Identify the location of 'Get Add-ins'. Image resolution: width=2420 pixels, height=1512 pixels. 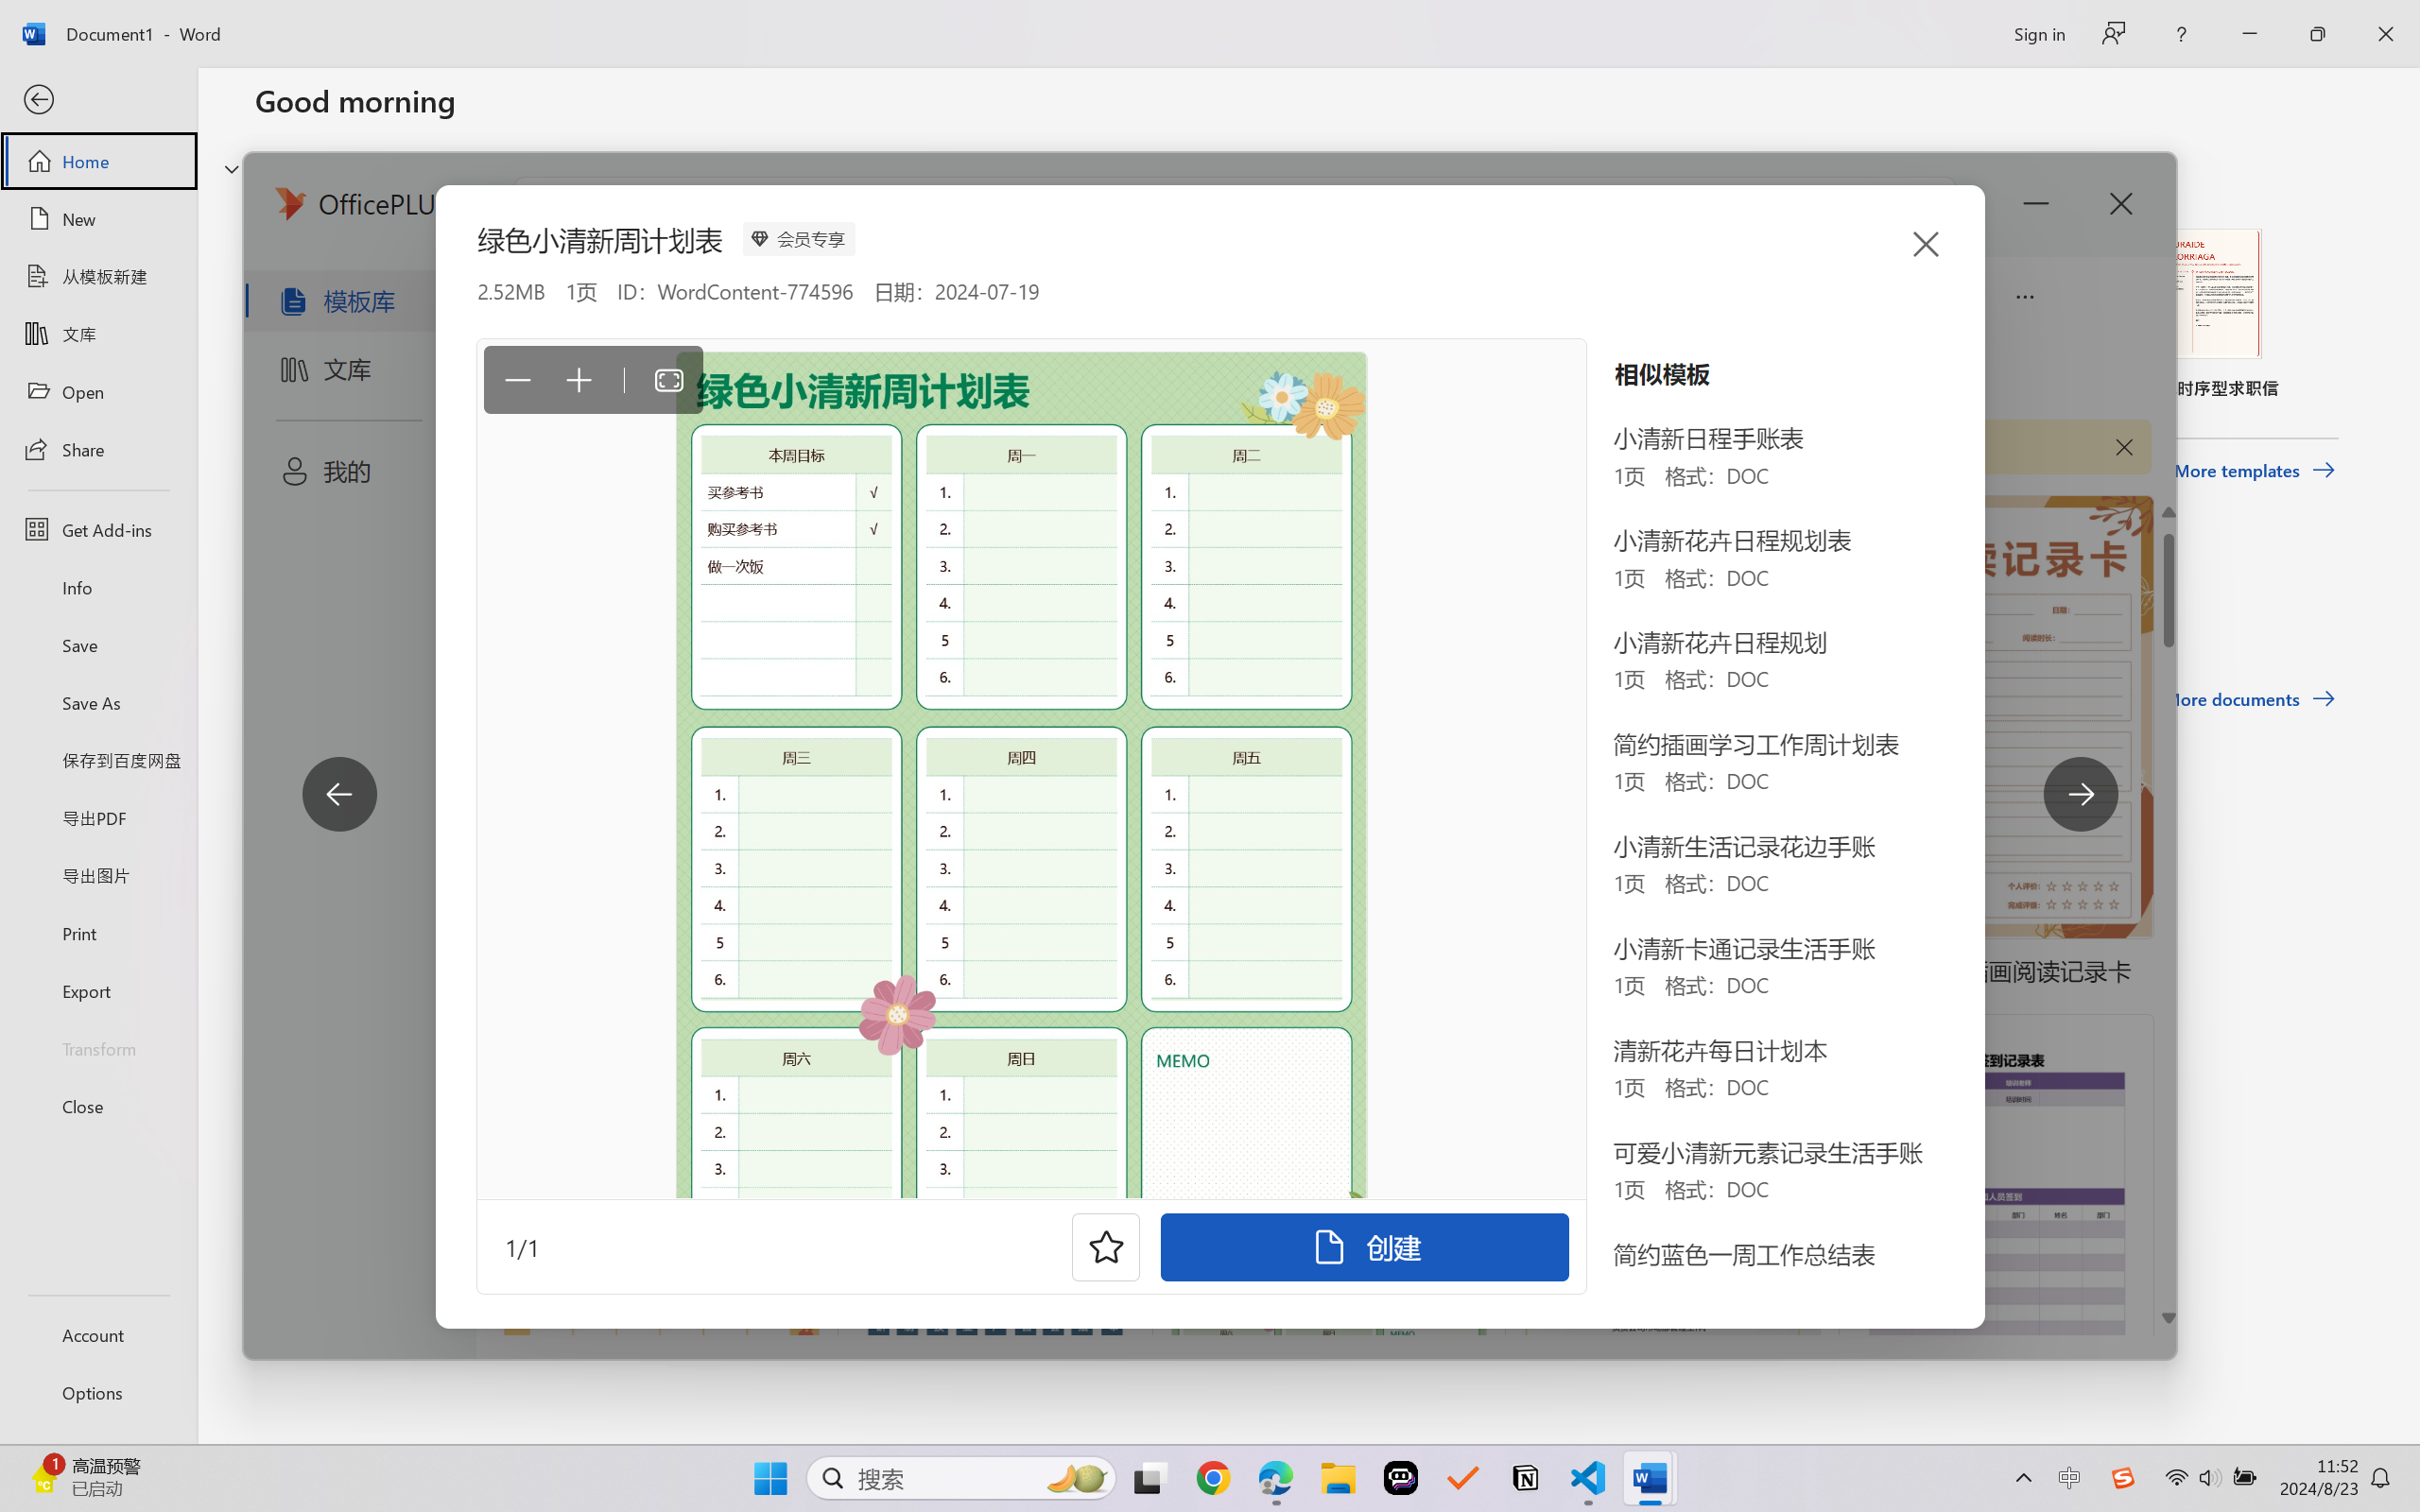
(97, 528).